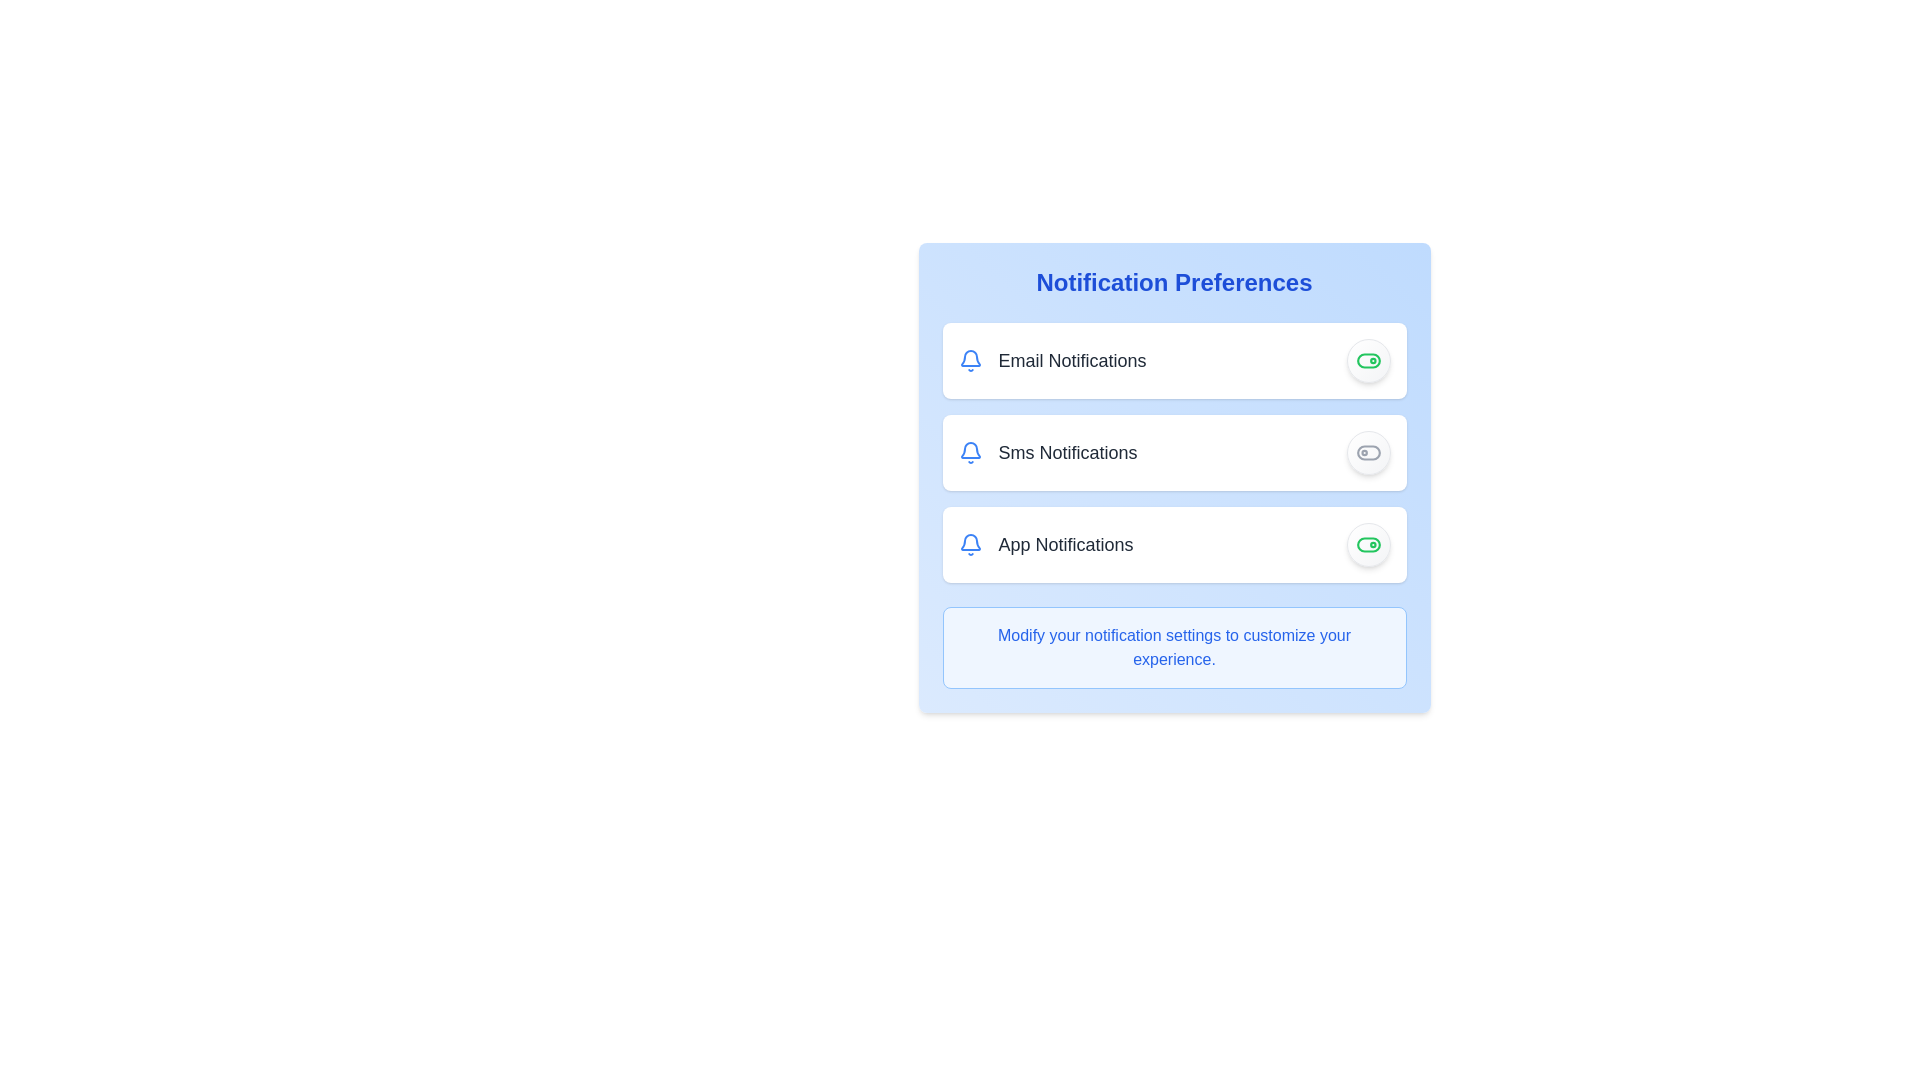  I want to click on the active toggle switch located to the right of the 'App Notifications' label in the third row of the notification preferences list, so click(1367, 544).